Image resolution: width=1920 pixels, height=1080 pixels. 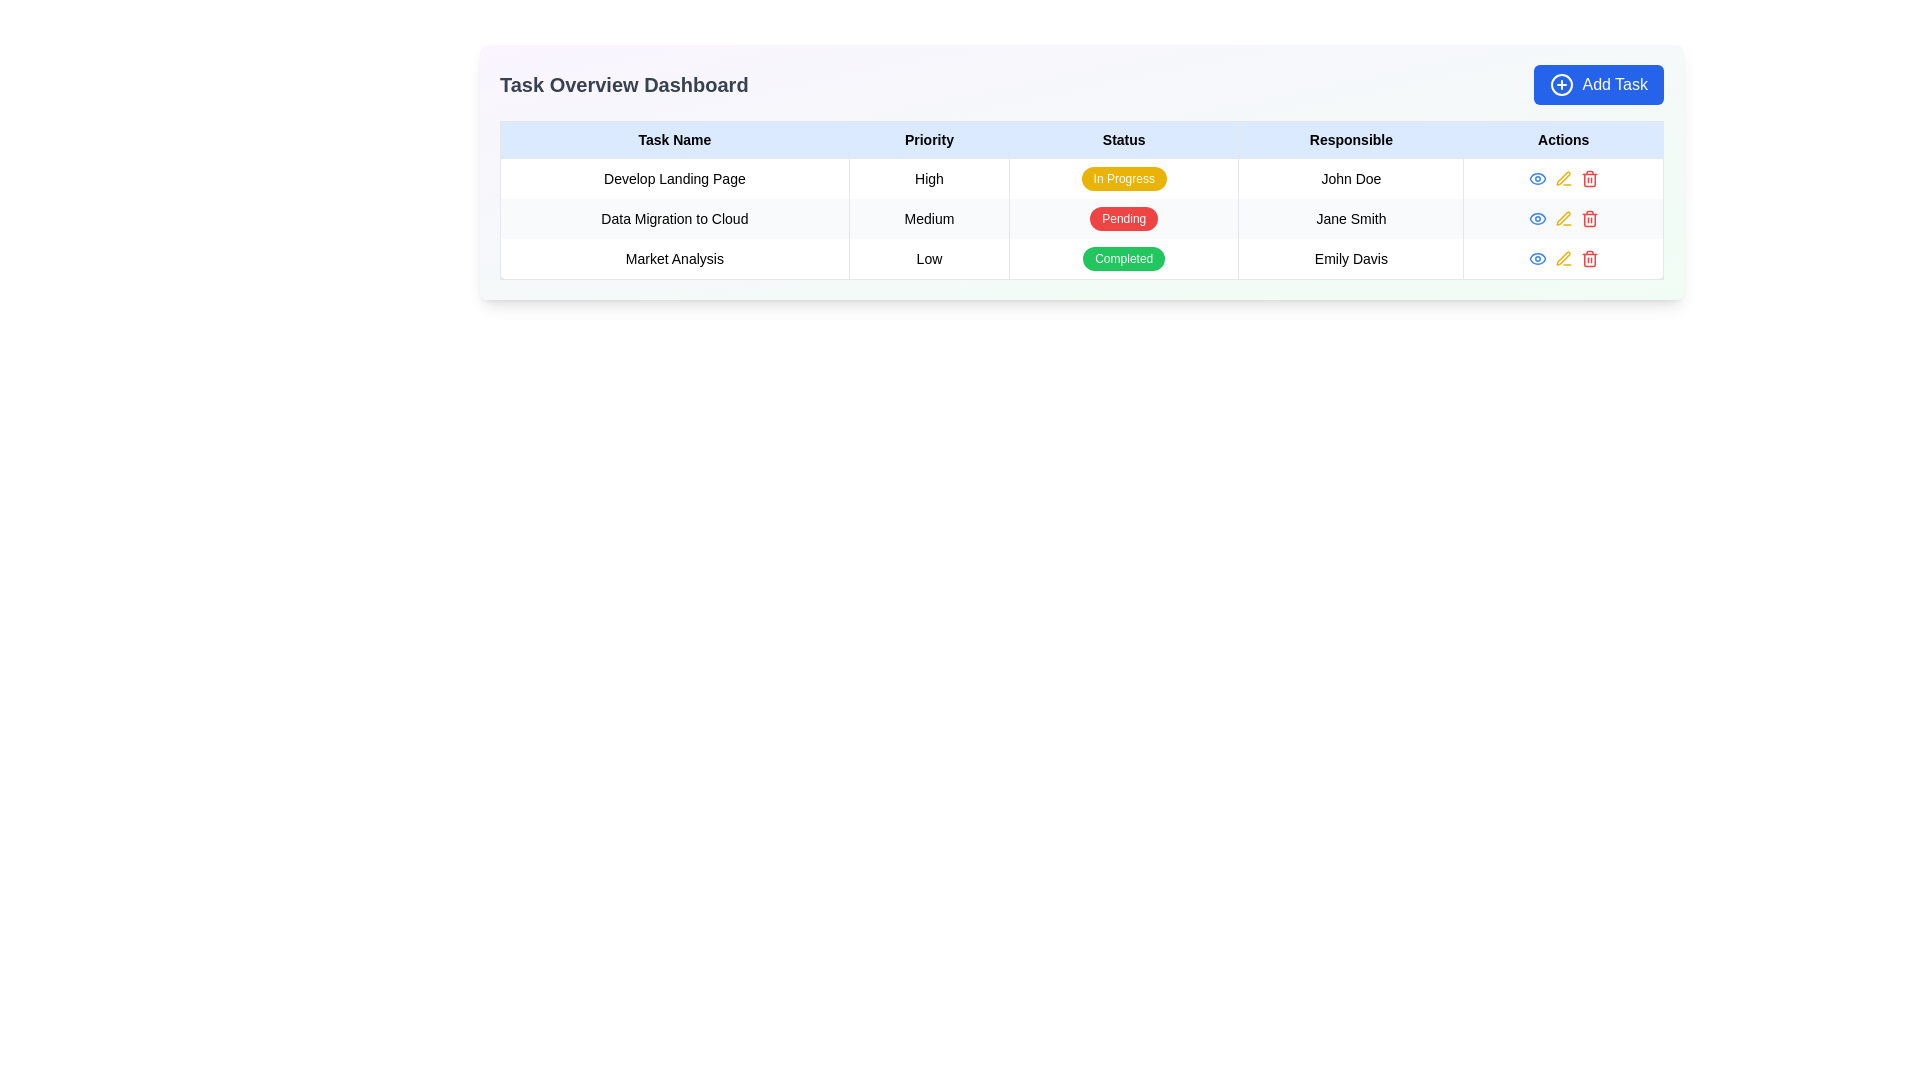 I want to click on the 'Responsible' text element, so click(x=1351, y=219).